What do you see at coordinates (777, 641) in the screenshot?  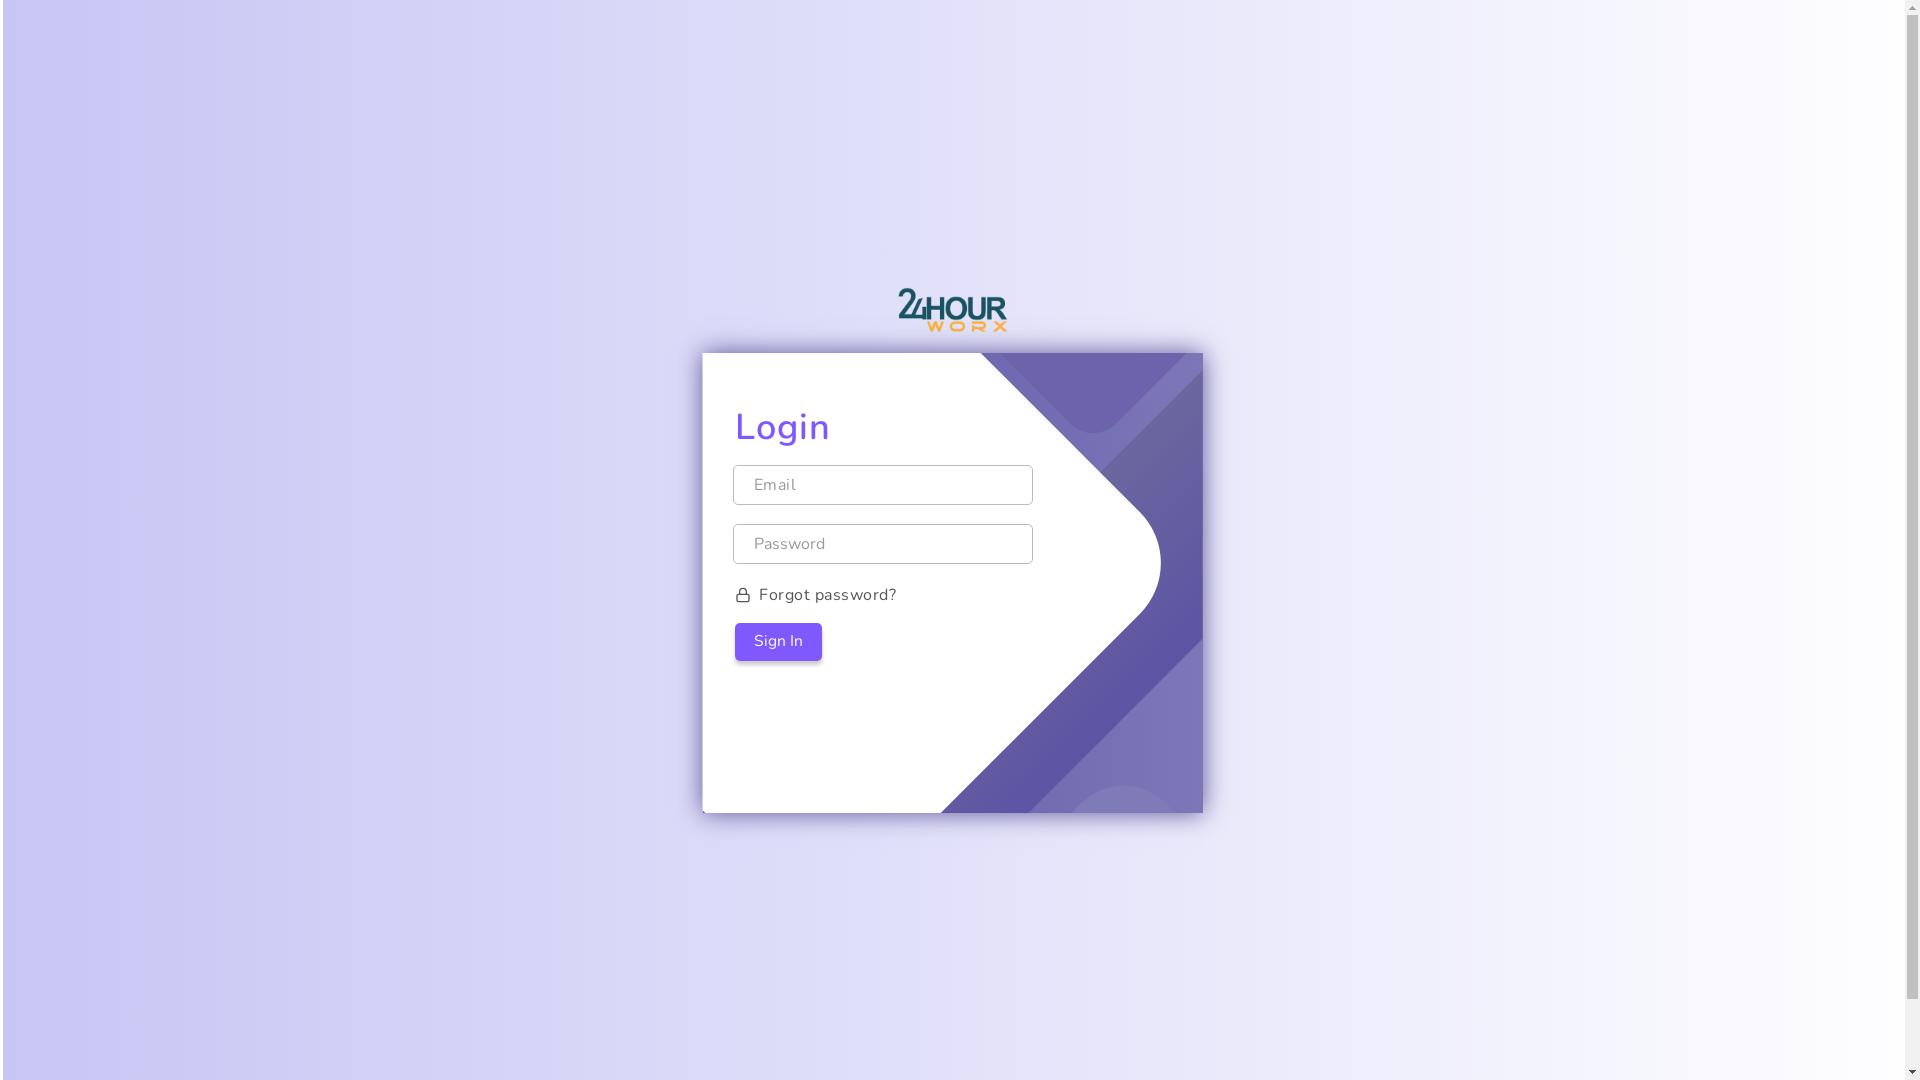 I see `'Sign In'` at bounding box center [777, 641].